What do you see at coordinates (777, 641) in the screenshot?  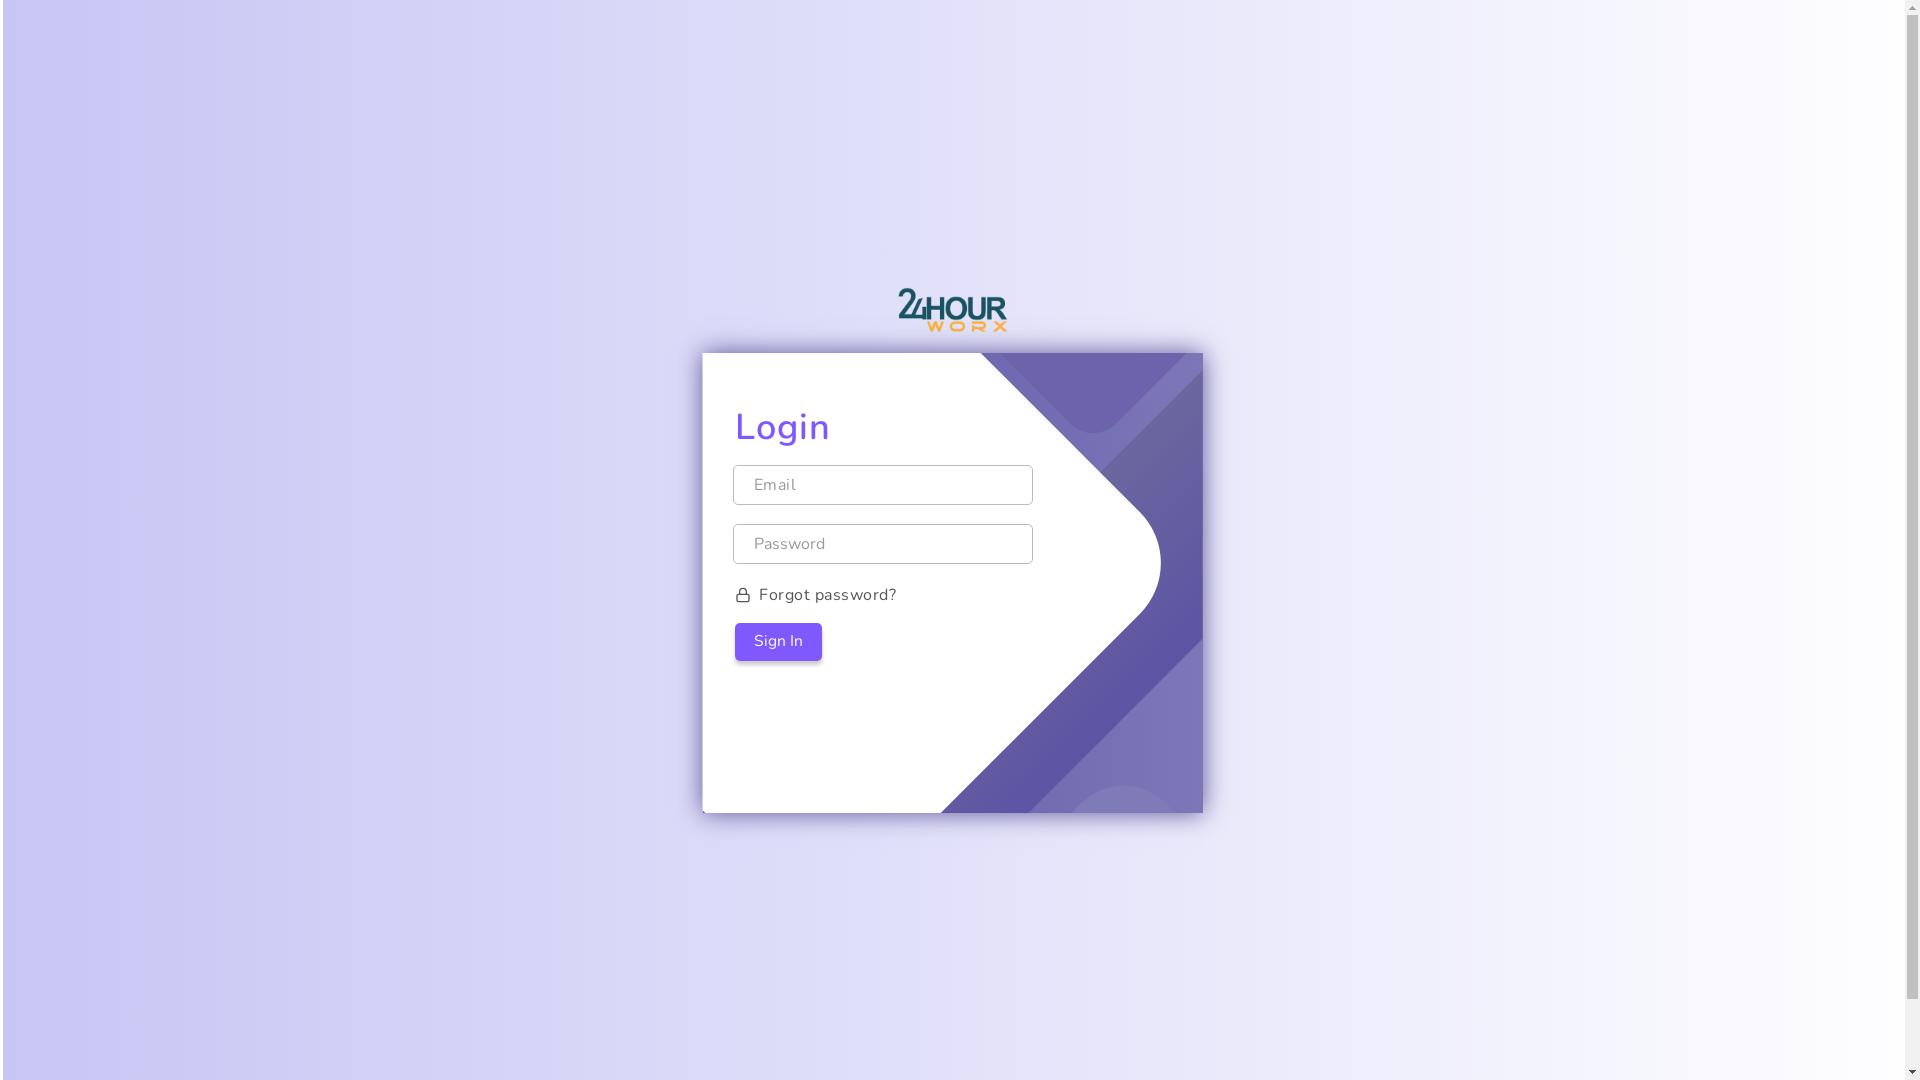 I see `'Sign In'` at bounding box center [777, 641].